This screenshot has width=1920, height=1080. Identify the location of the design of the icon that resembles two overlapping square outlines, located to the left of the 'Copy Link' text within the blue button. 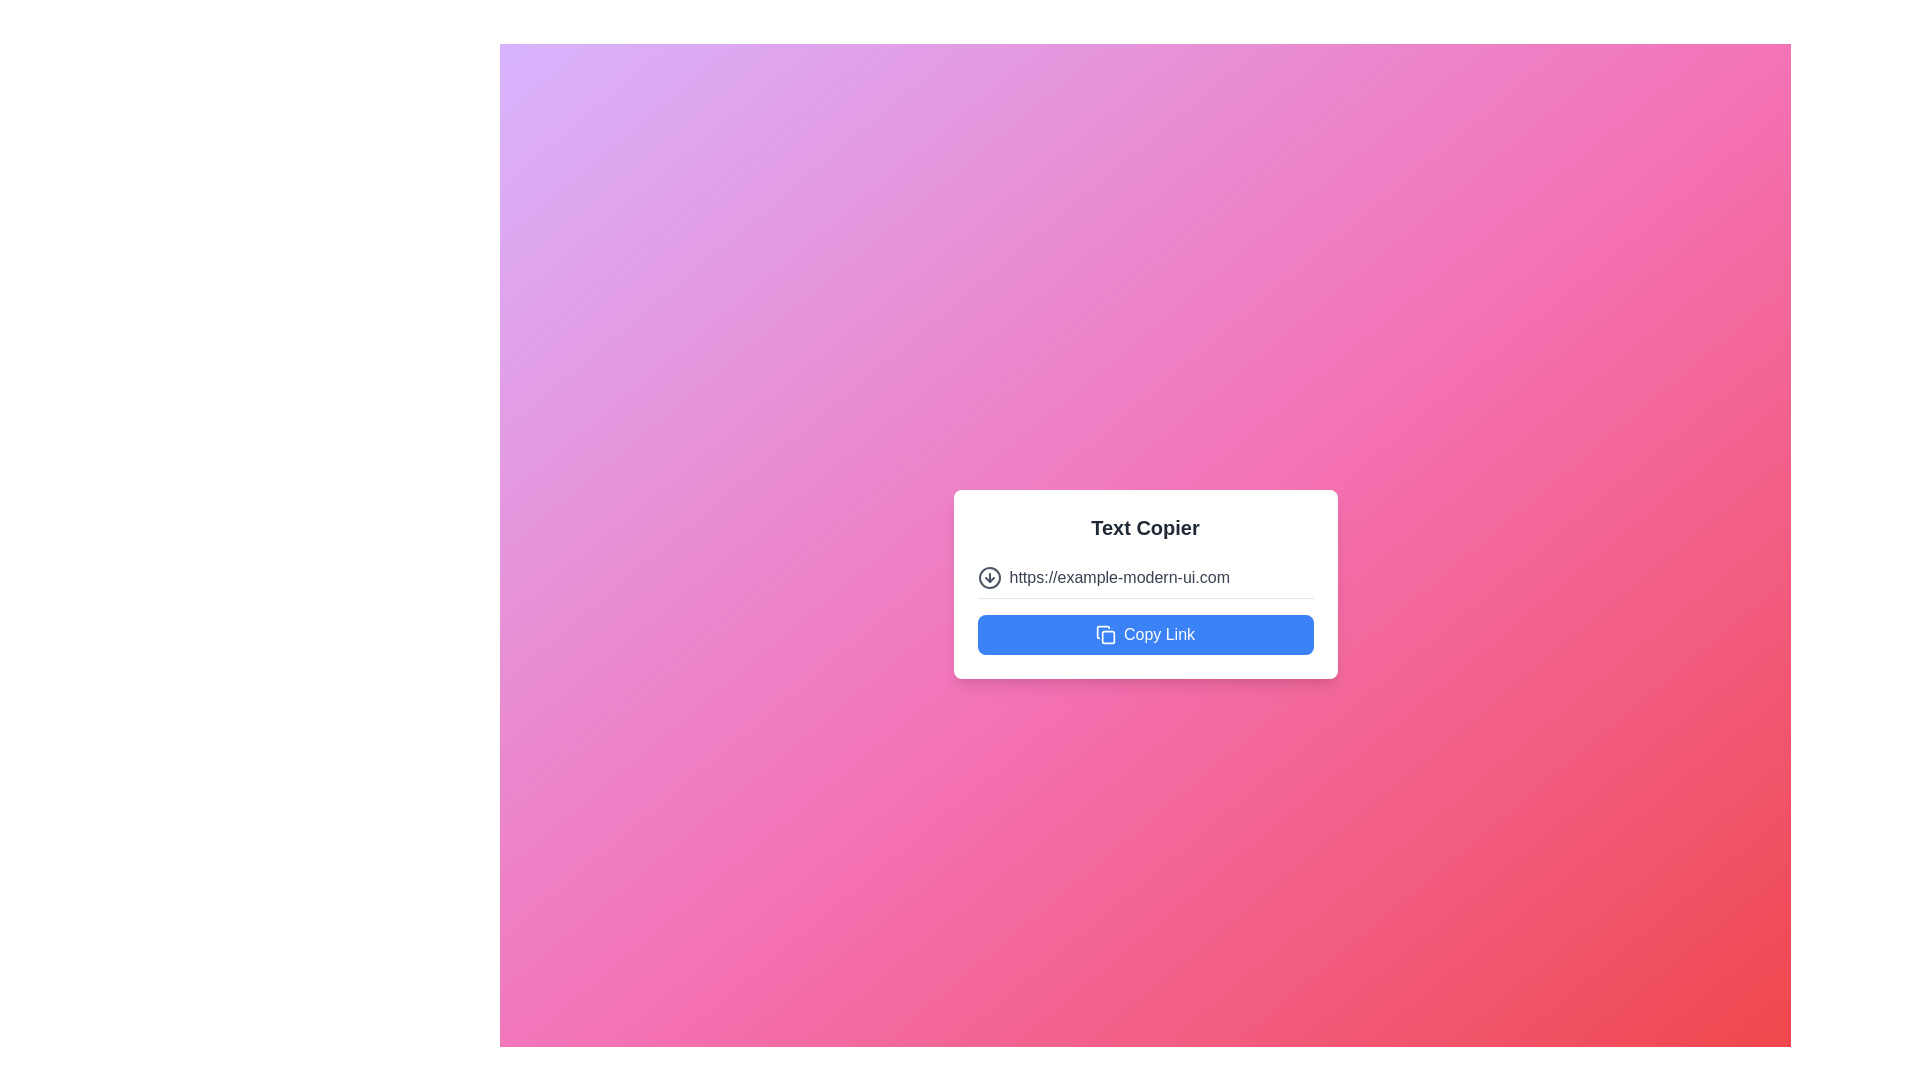
(1104, 634).